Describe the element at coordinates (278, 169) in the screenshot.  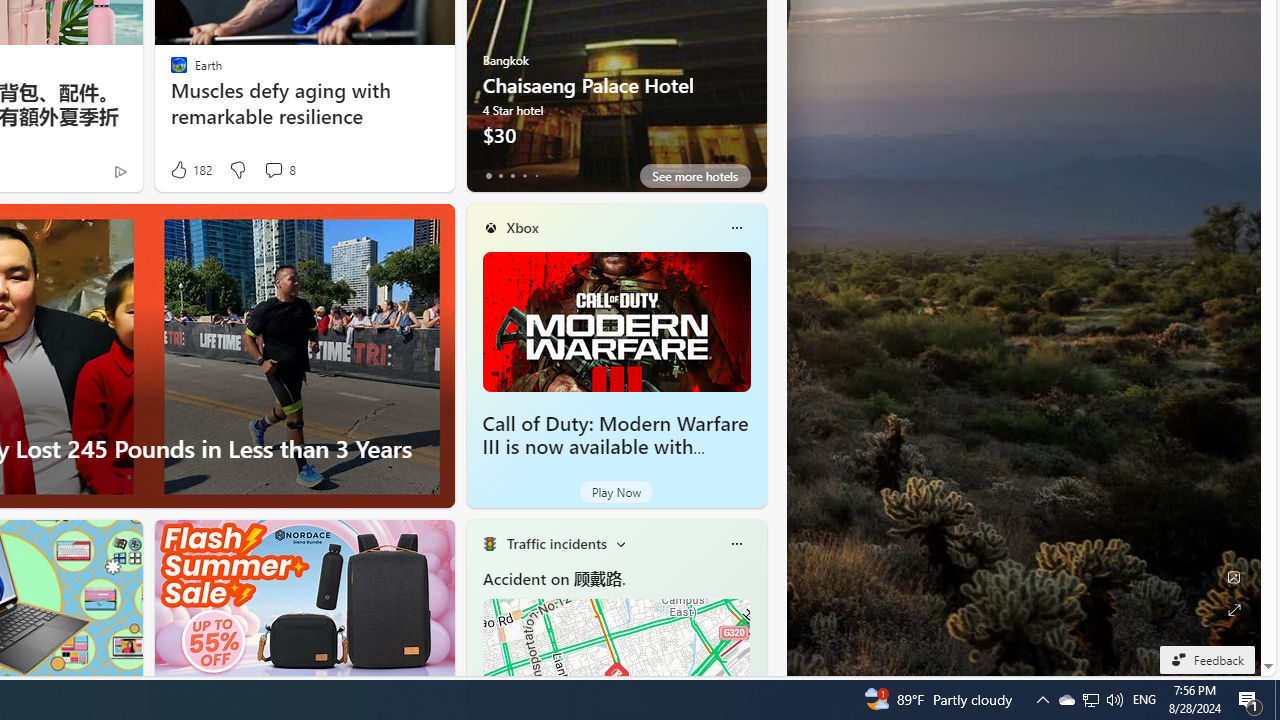
I see `'View comments 8 Comment'` at that location.